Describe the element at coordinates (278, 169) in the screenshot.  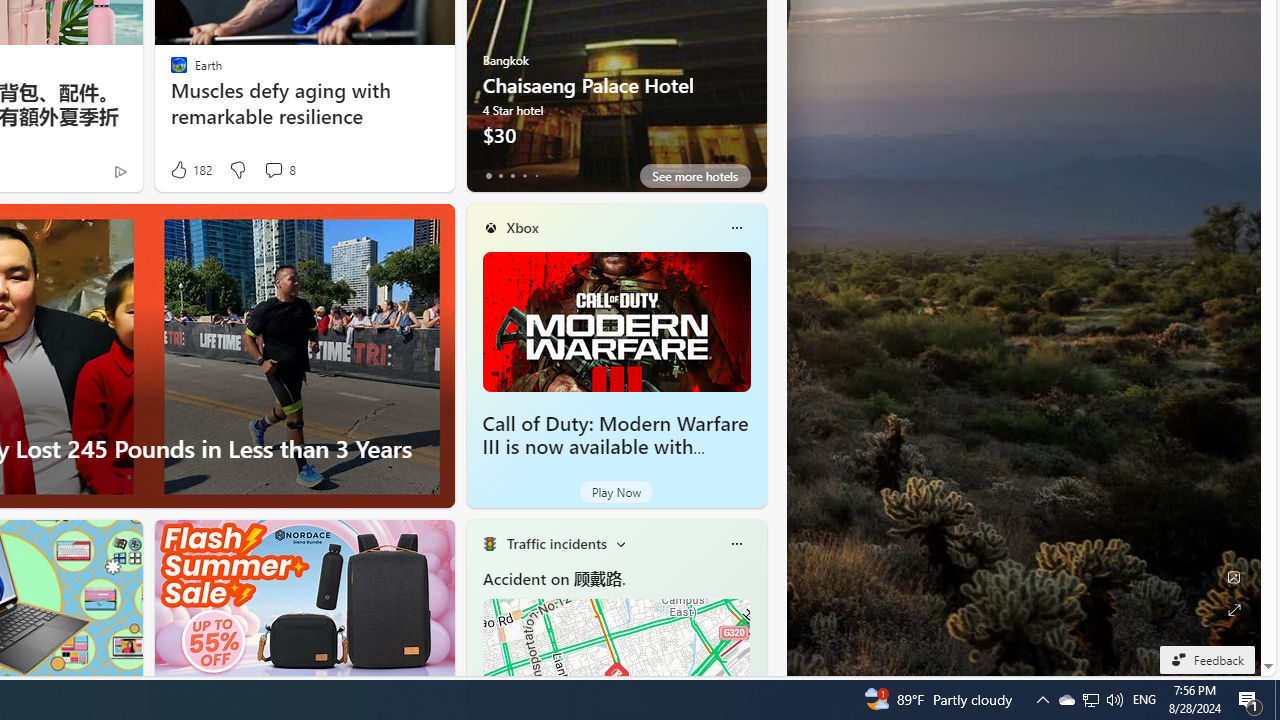
I see `'View comments 8 Comment'` at that location.